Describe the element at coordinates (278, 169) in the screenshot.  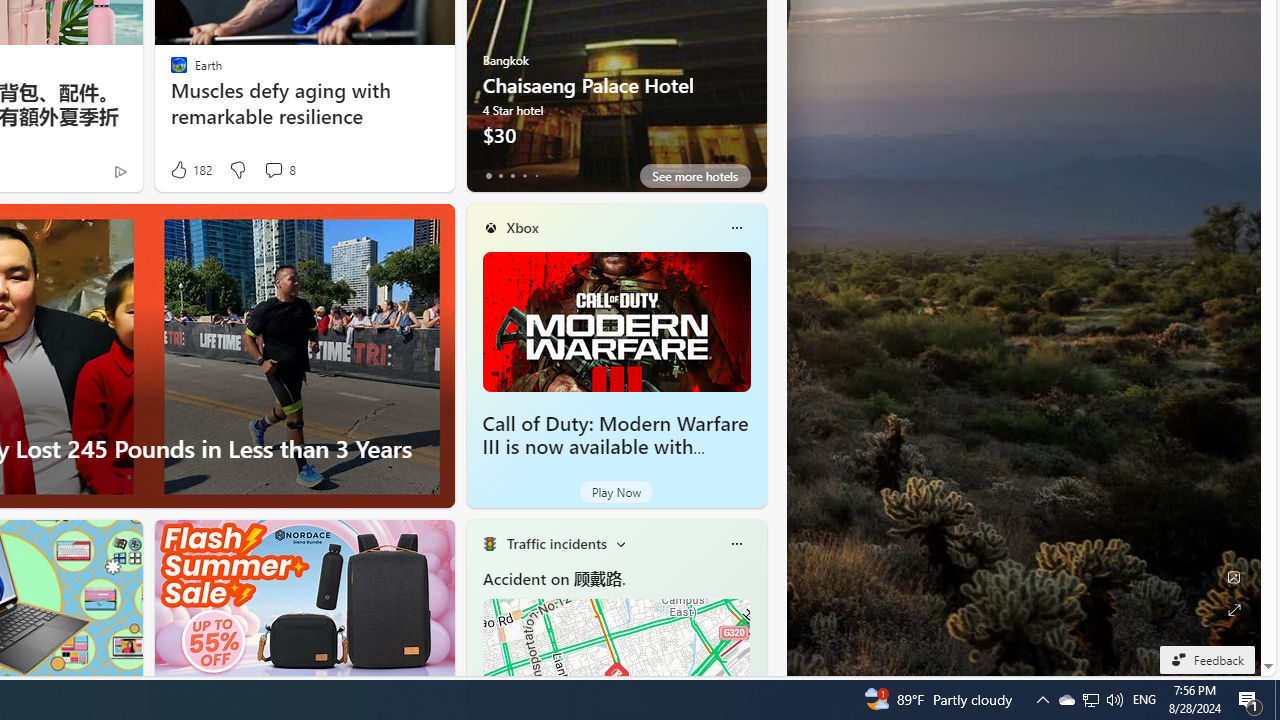
I see `'View comments 8 Comment'` at that location.